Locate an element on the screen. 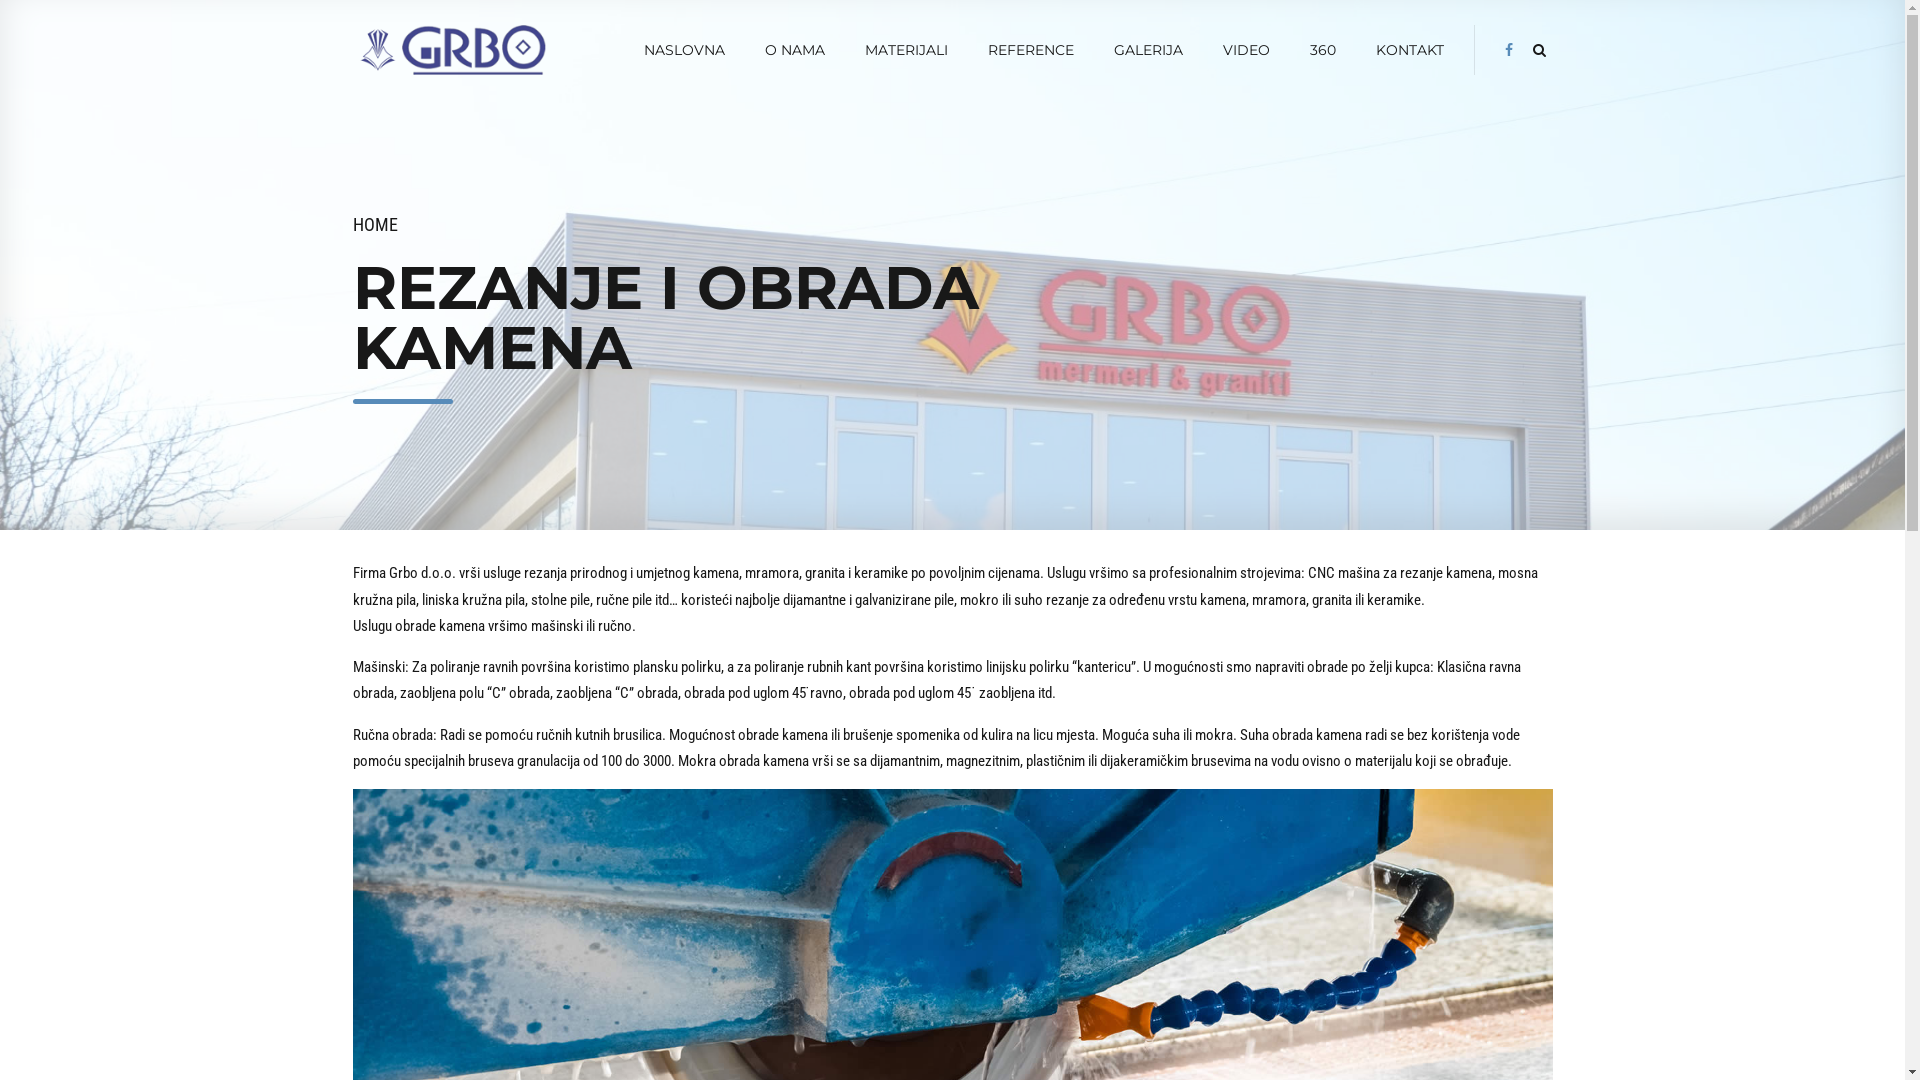  'NASLOVNA' is located at coordinates (684, 49).